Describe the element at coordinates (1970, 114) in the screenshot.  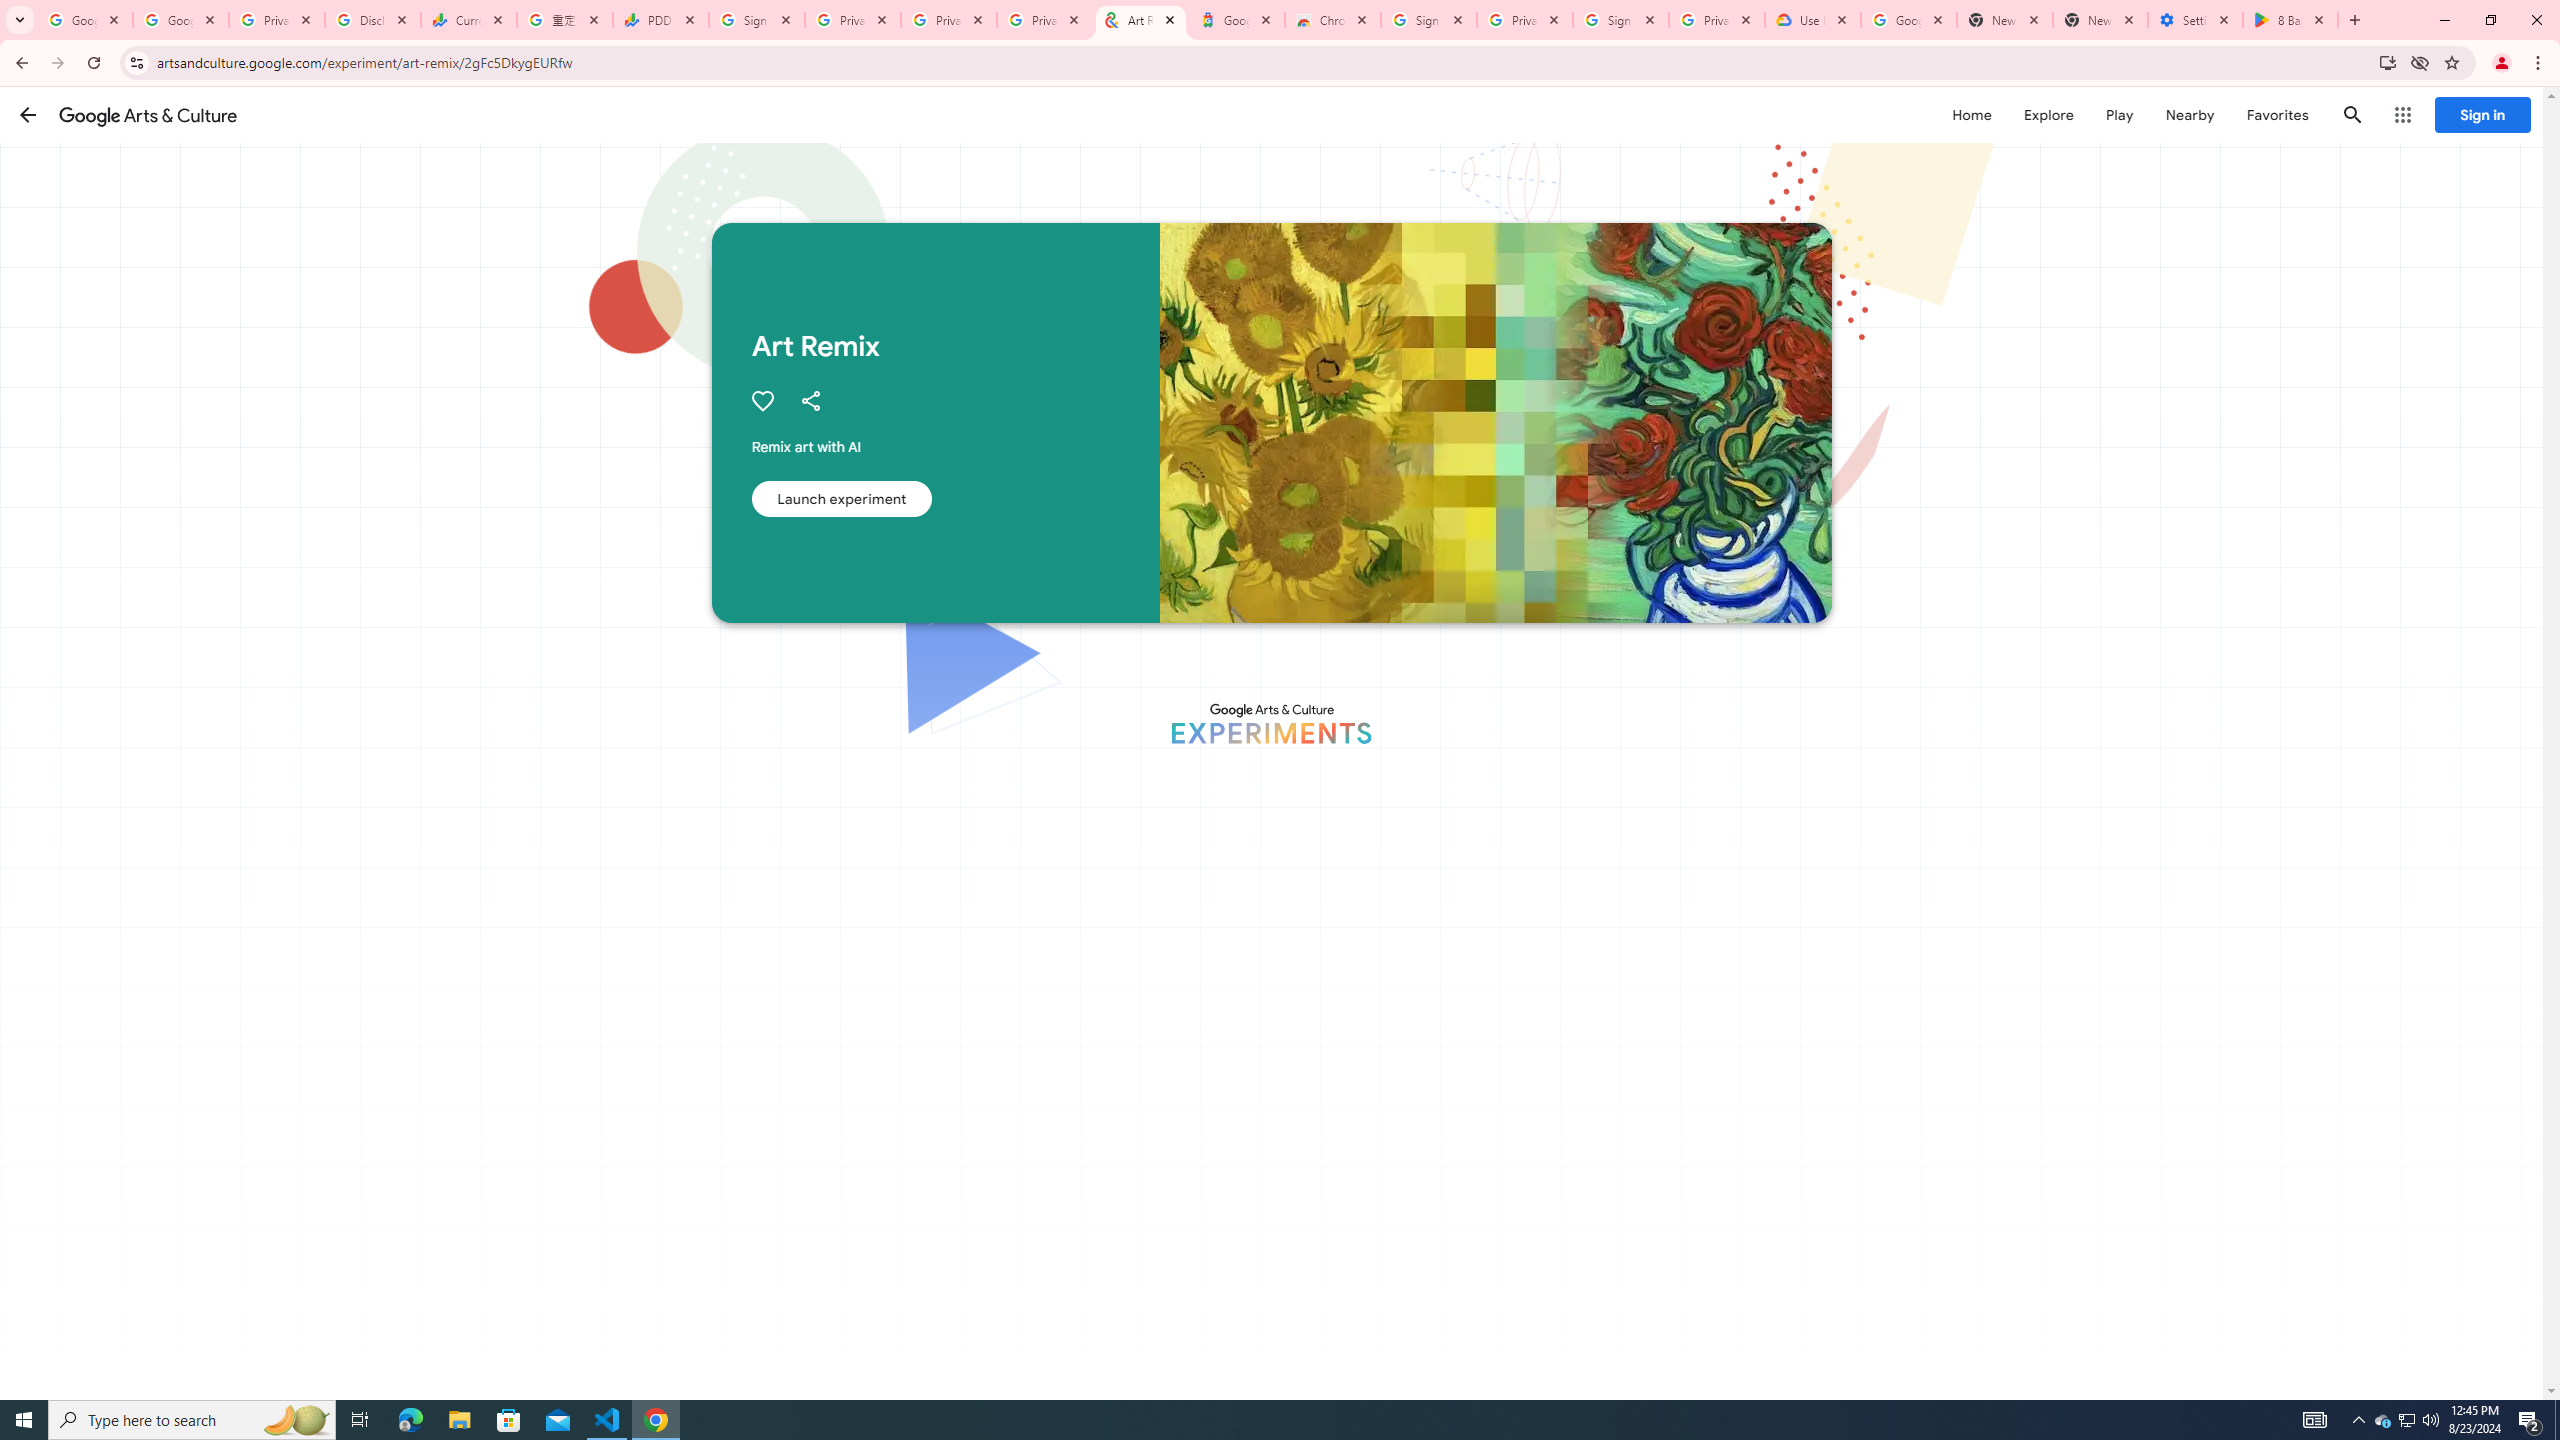
I see `'Home'` at that location.